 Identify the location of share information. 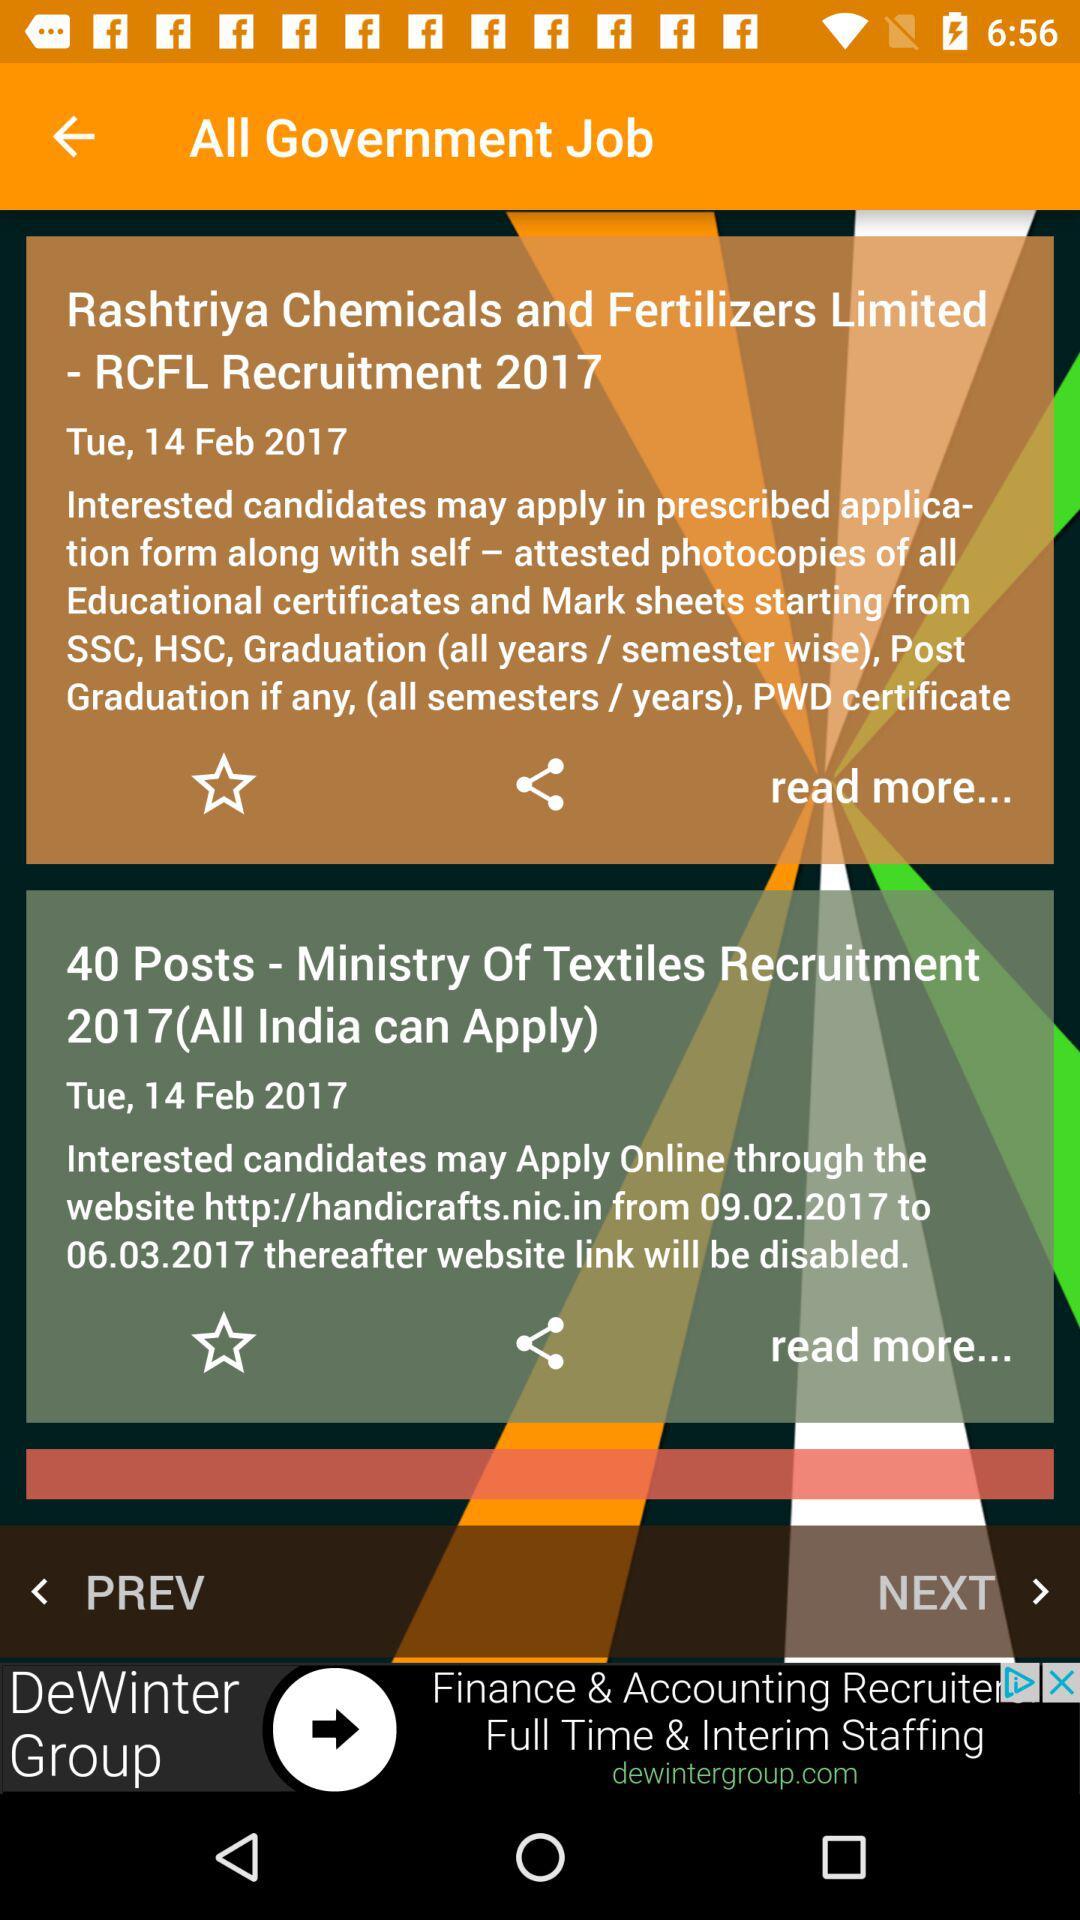
(538, 783).